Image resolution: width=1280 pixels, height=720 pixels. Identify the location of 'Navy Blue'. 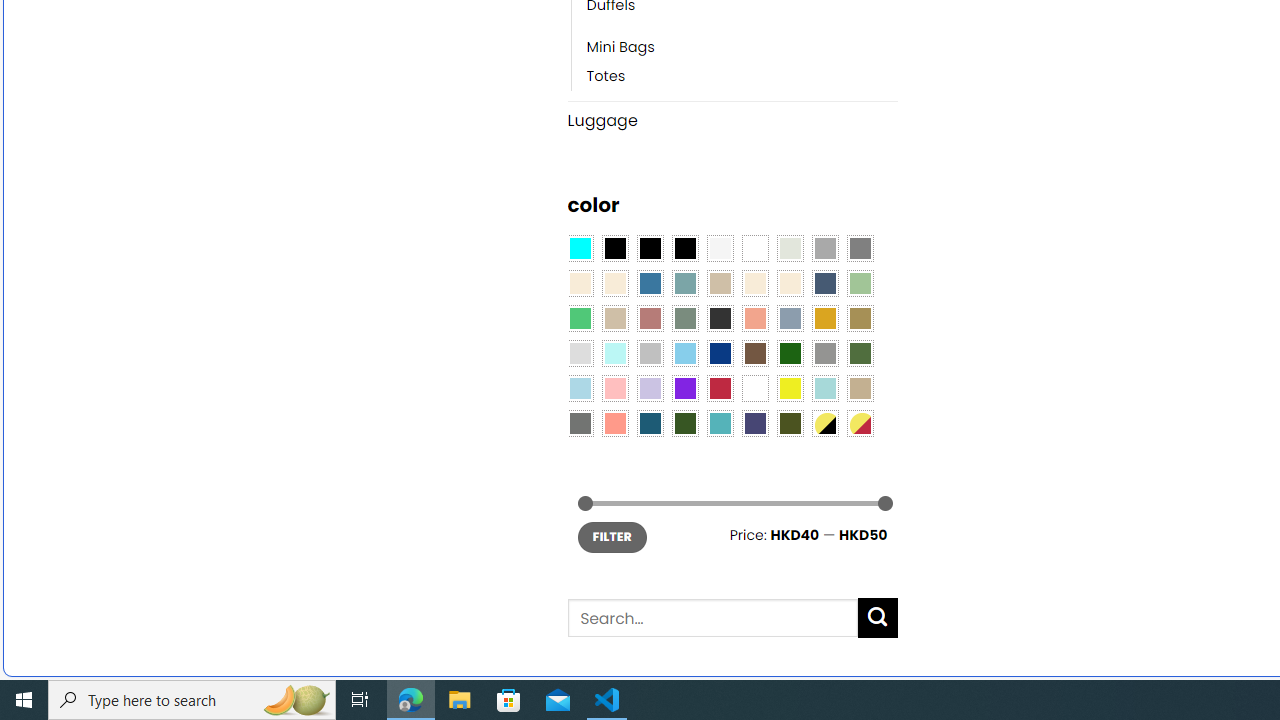
(720, 353).